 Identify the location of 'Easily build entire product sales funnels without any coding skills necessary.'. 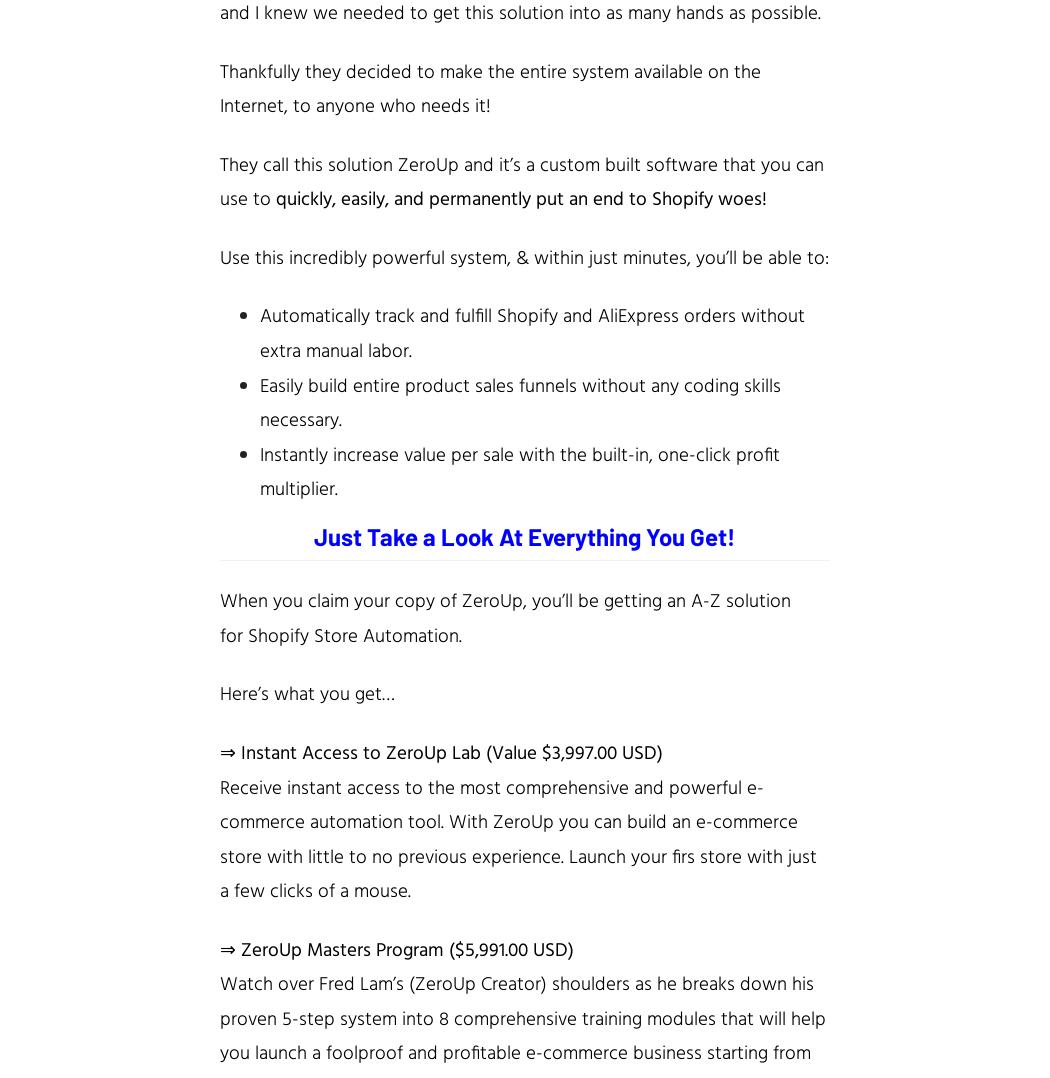
(519, 402).